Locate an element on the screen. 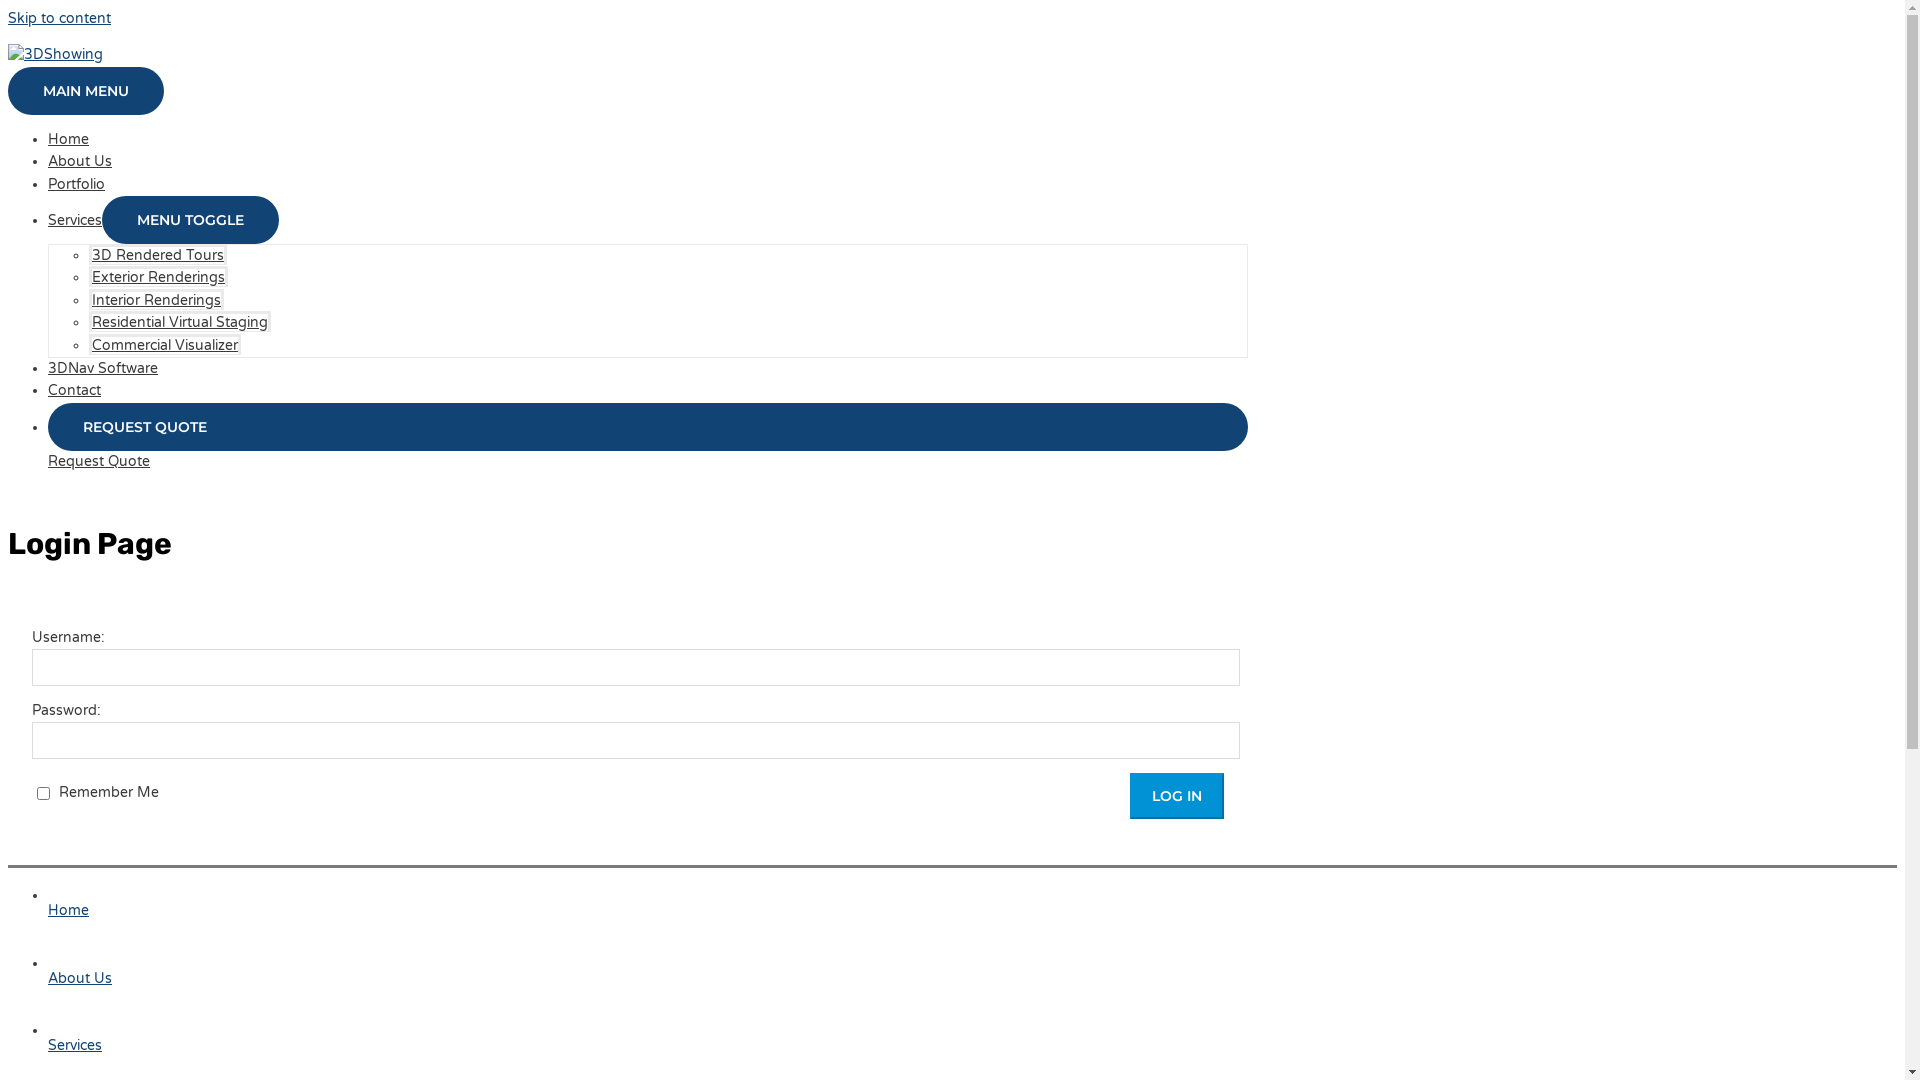  'Services' is located at coordinates (75, 220).